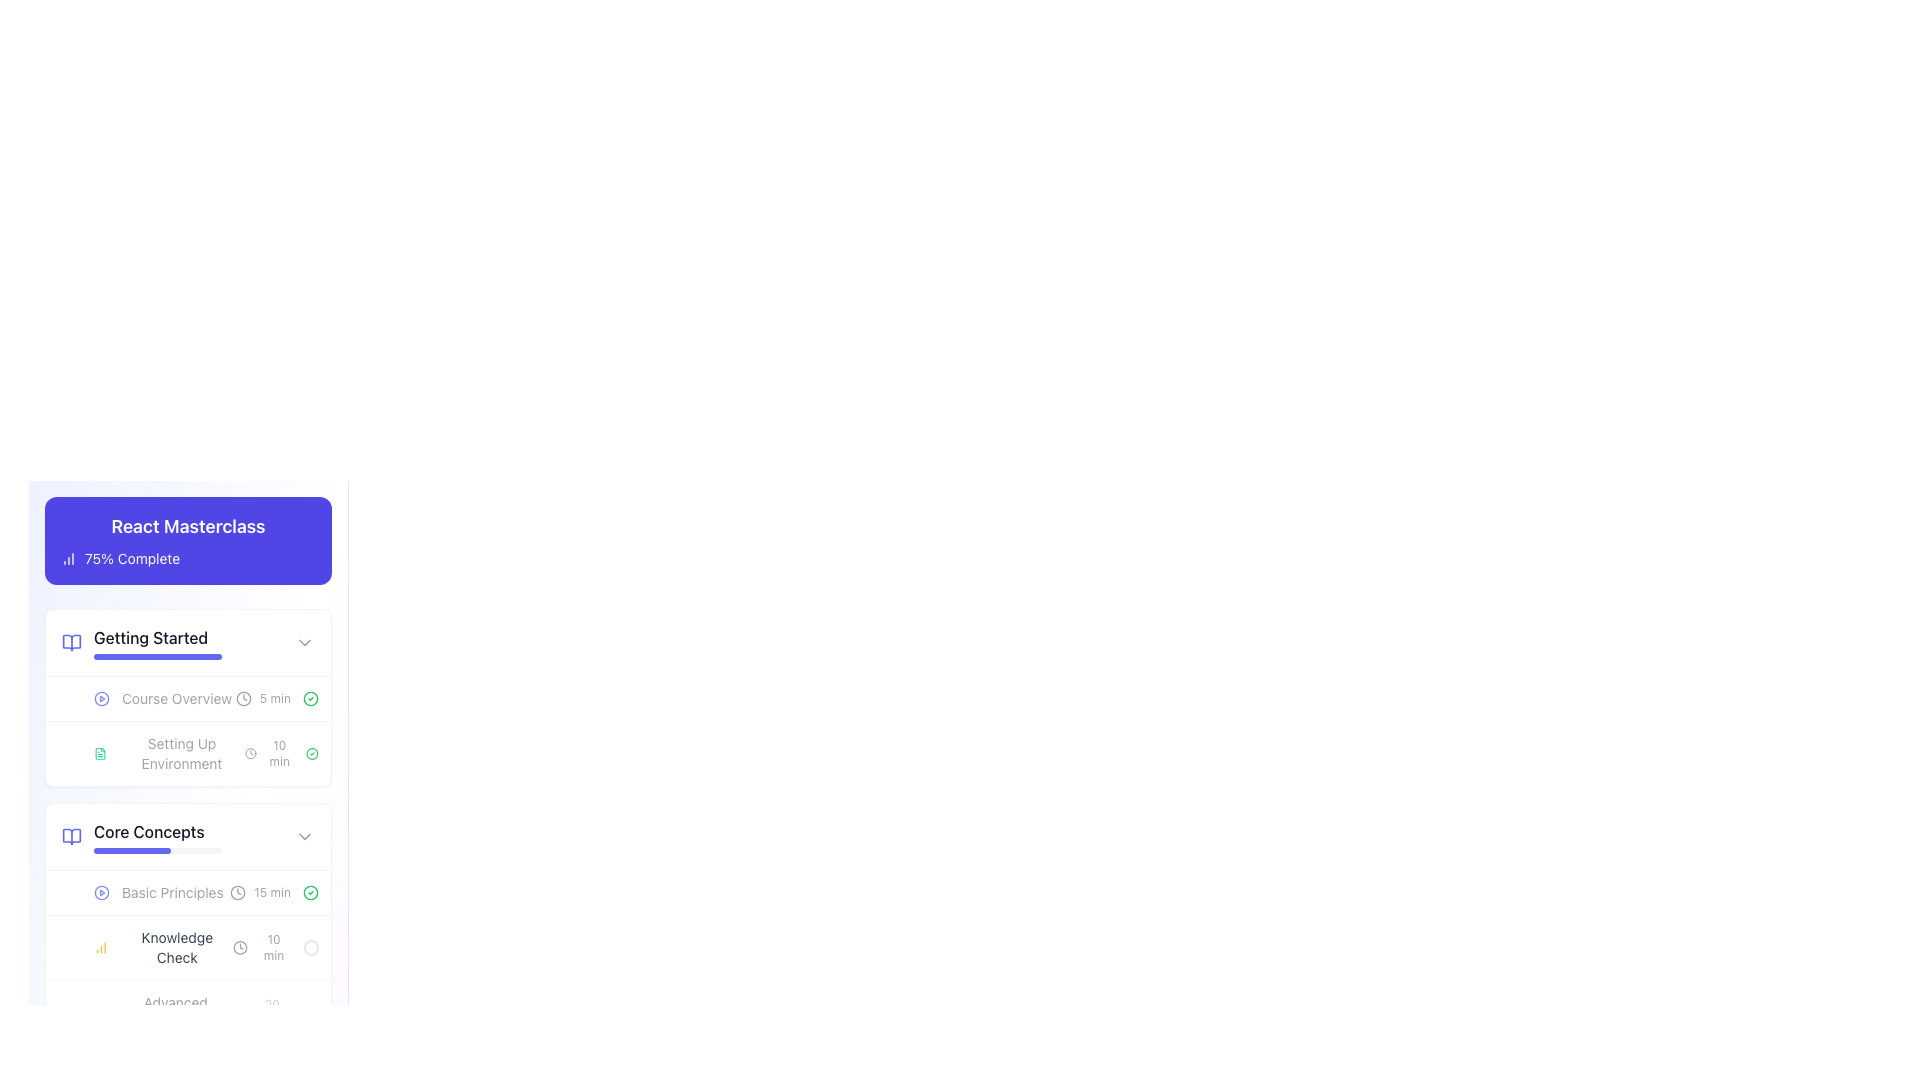 Image resolution: width=1920 pixels, height=1080 pixels. Describe the element at coordinates (188, 827) in the screenshot. I see `the 'Core Concepts' section header` at that location.